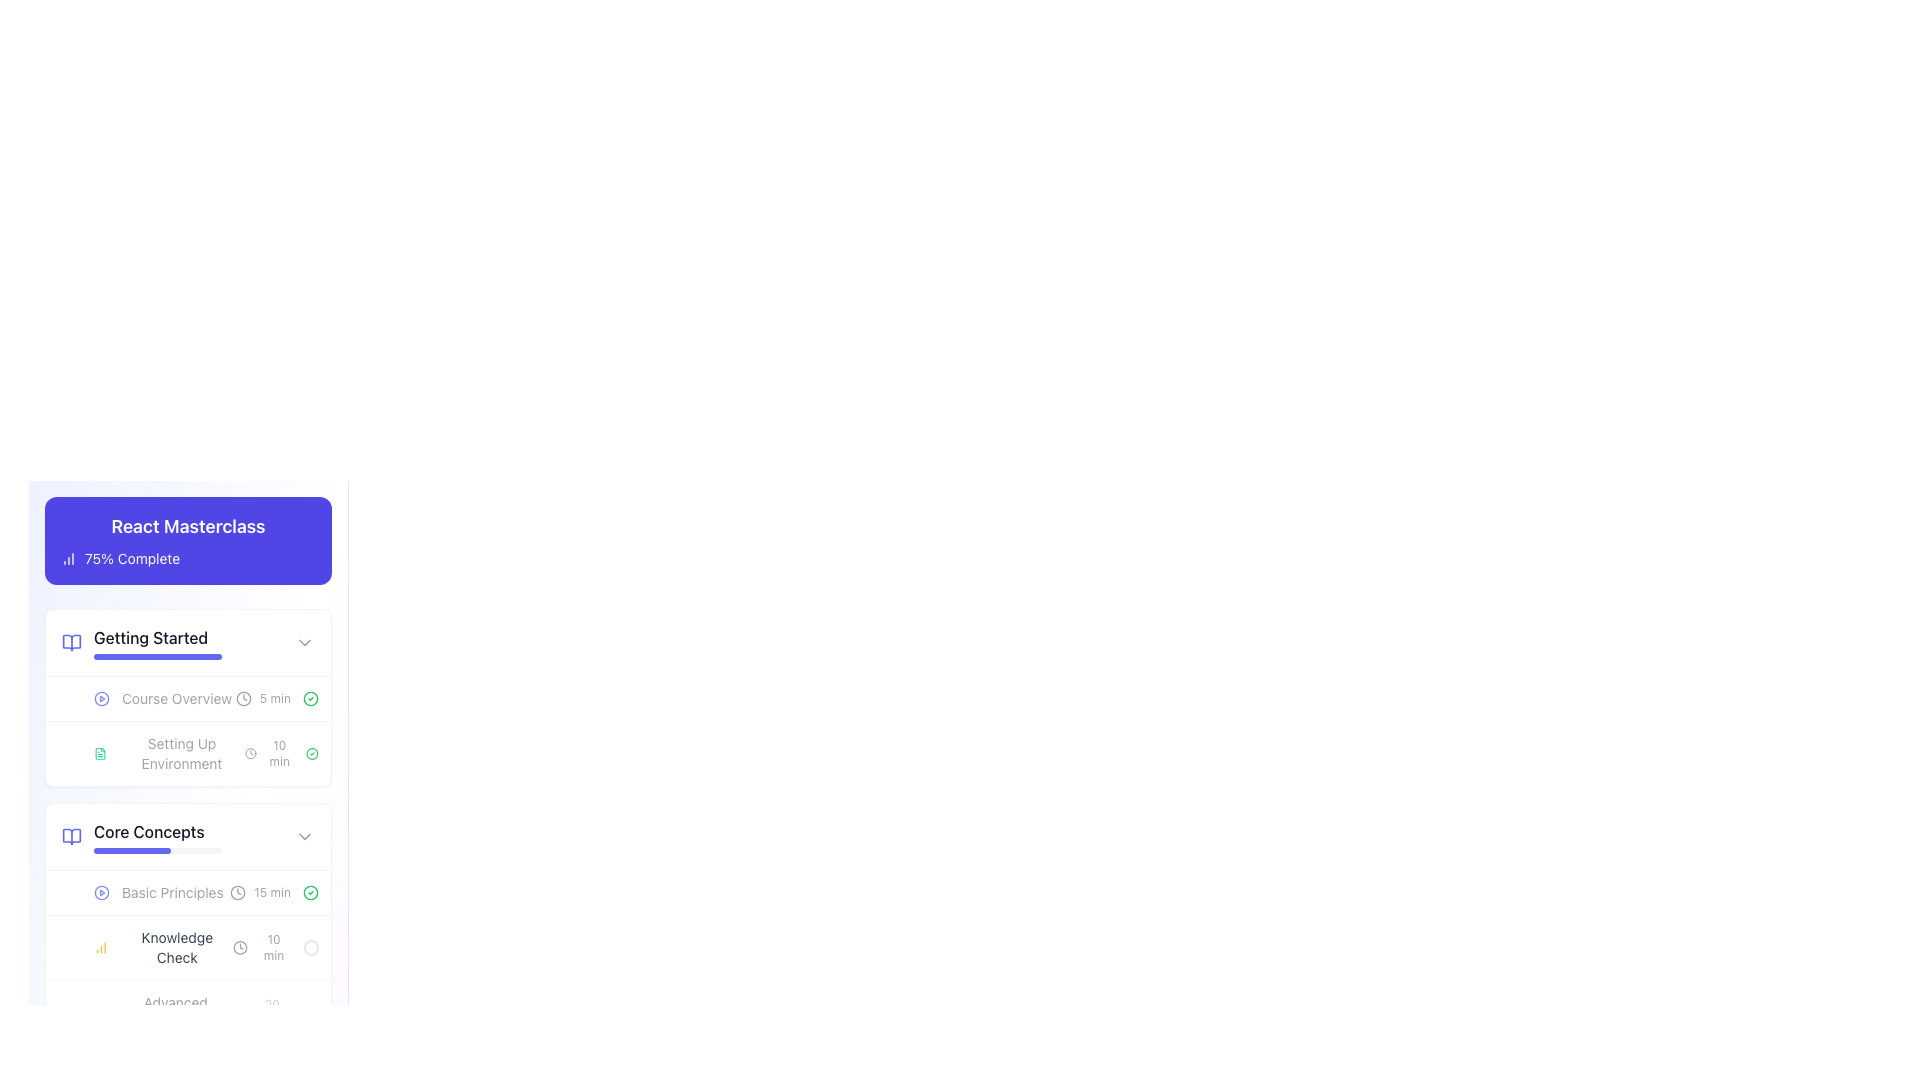 Image resolution: width=1920 pixels, height=1080 pixels. Describe the element at coordinates (188, 827) in the screenshot. I see `the 'Core Concepts' section header` at that location.